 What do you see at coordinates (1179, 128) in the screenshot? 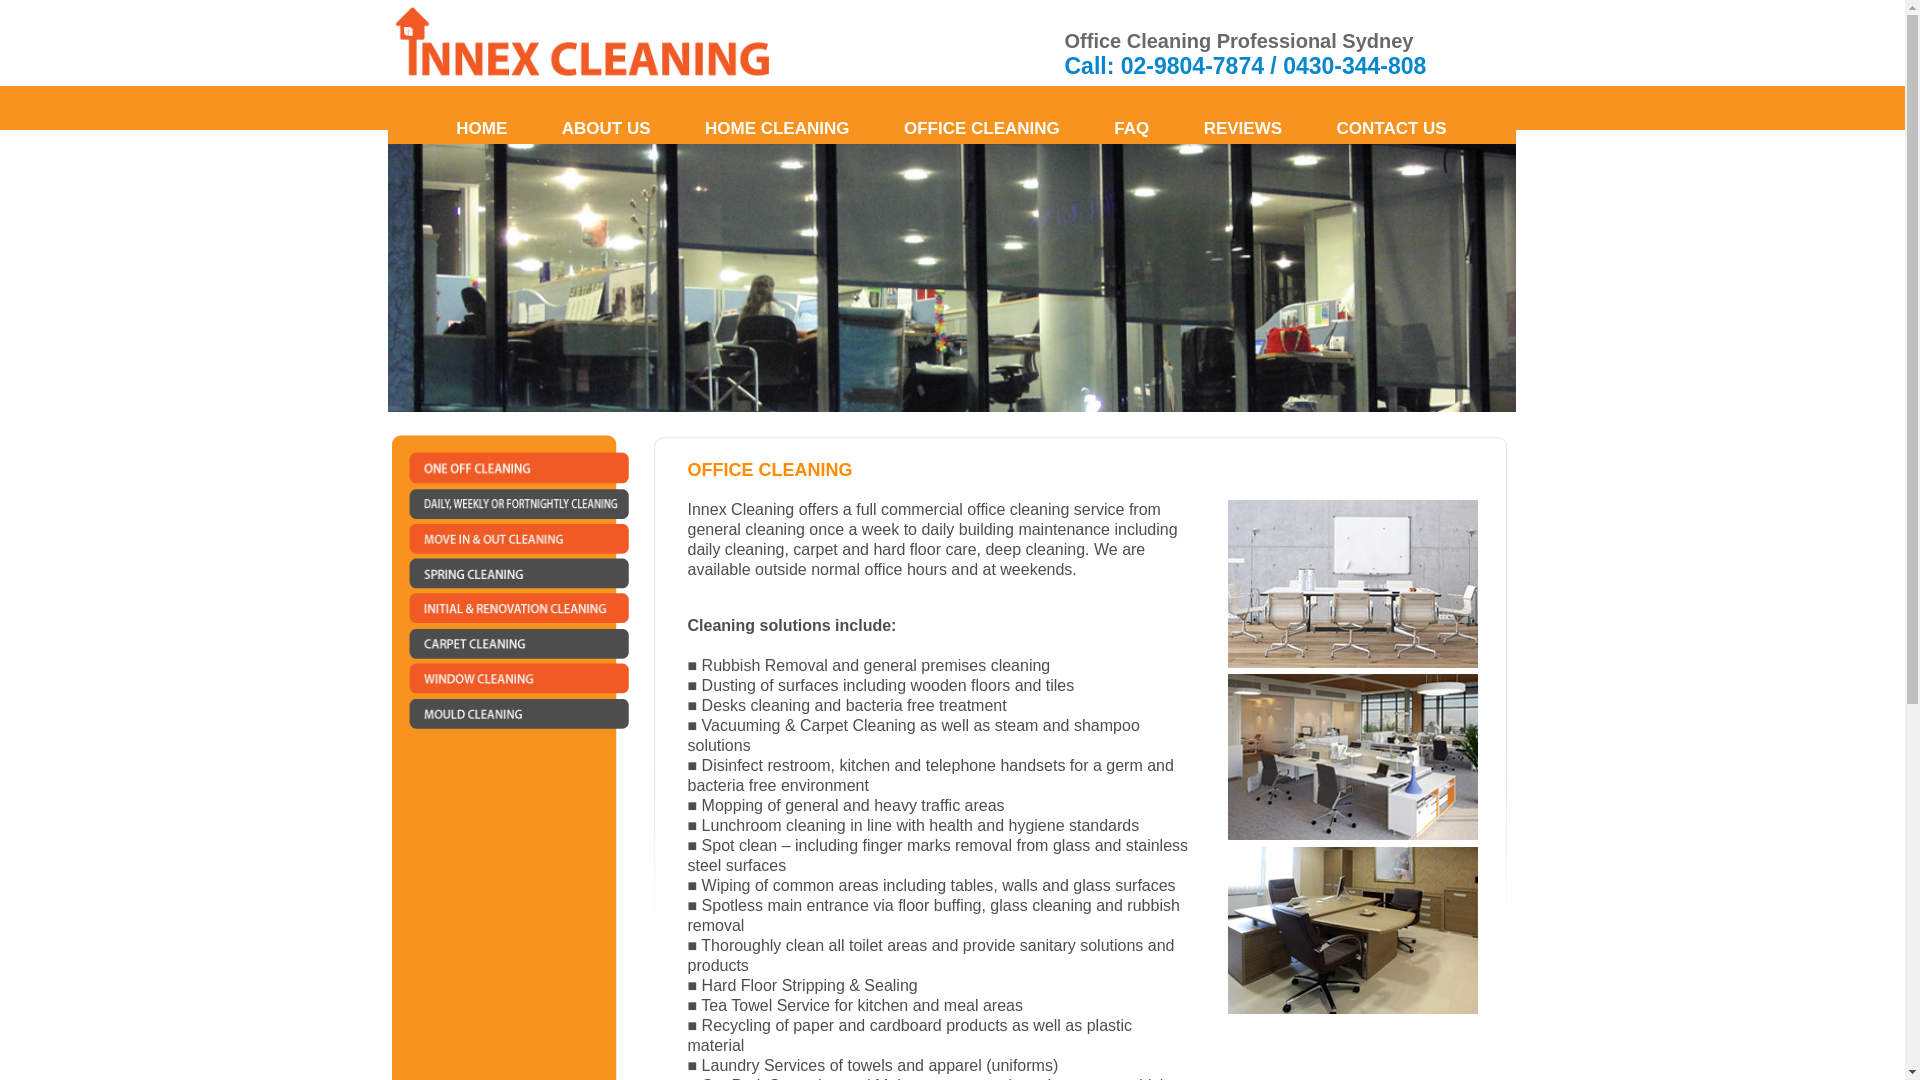
I see `'REVIEWS'` at bounding box center [1179, 128].